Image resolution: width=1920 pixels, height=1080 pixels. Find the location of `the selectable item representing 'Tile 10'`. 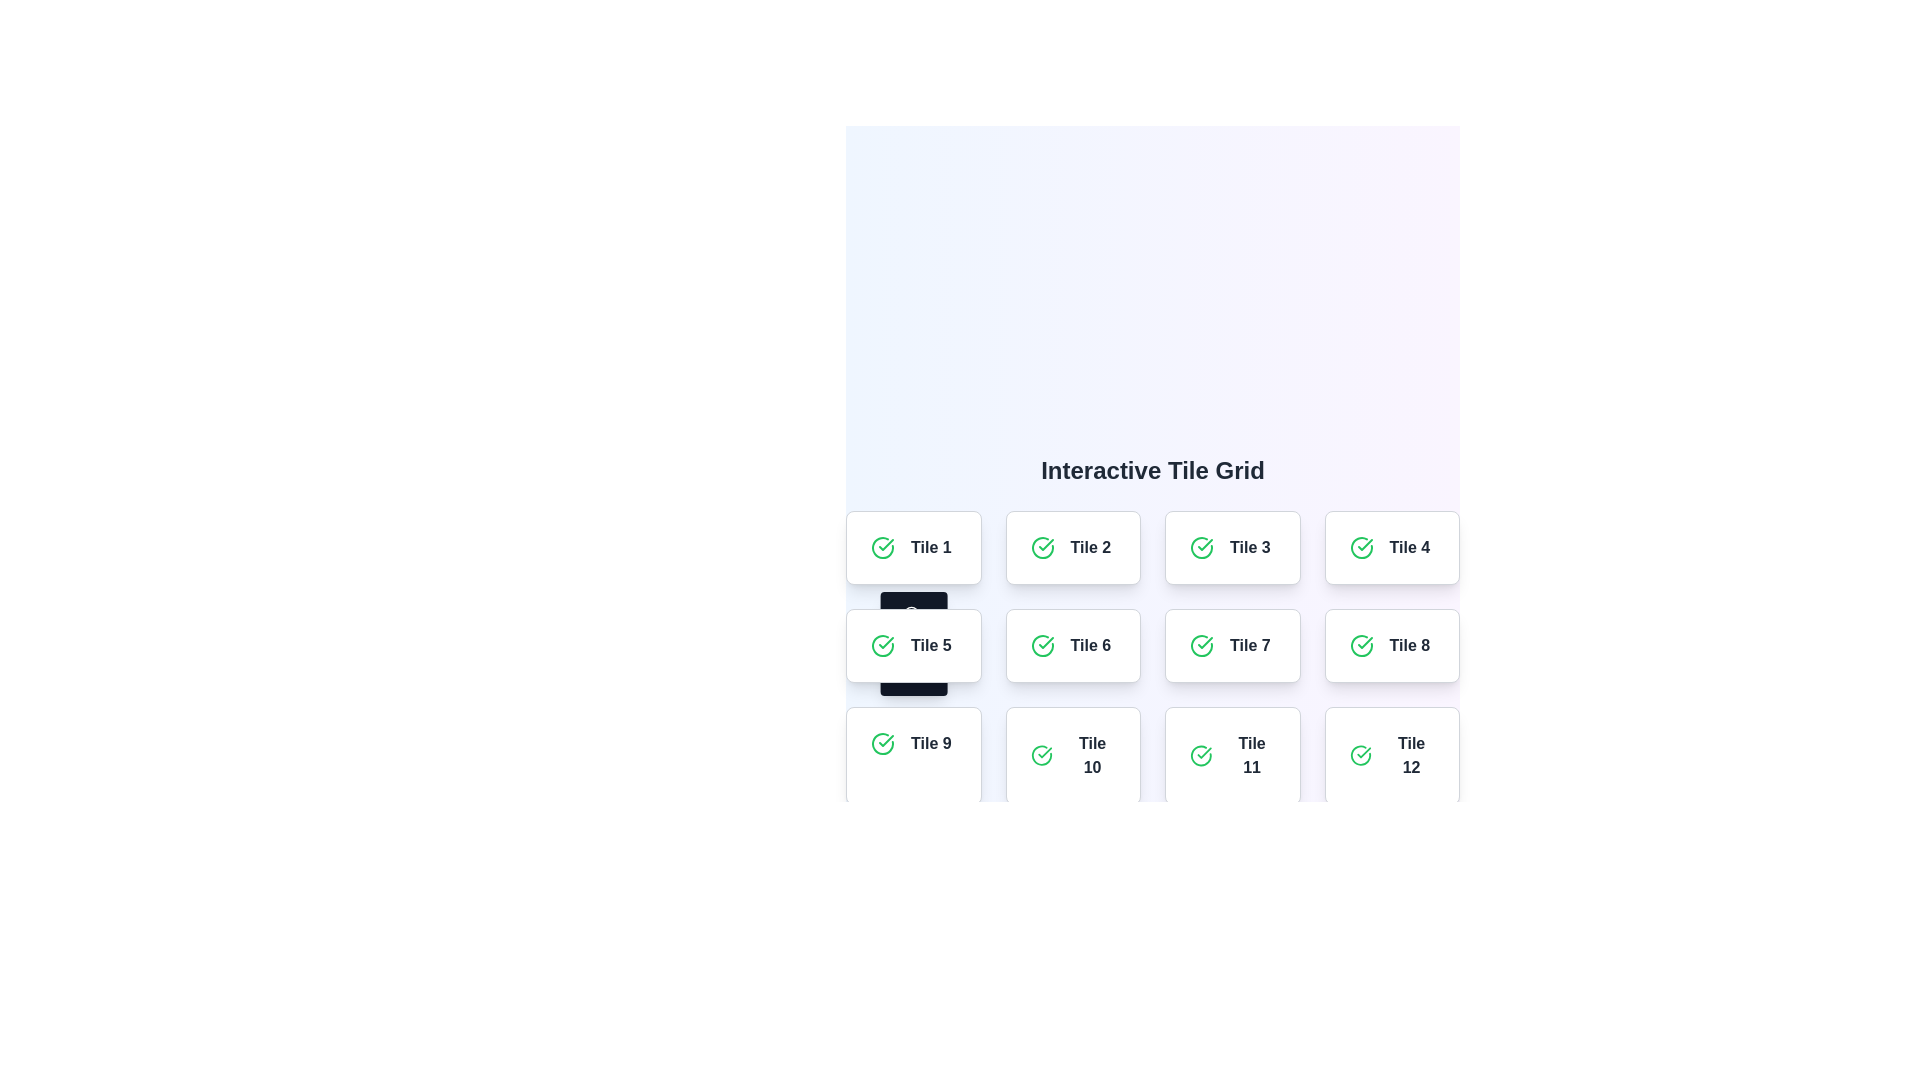

the selectable item representing 'Tile 10' is located at coordinates (1072, 756).